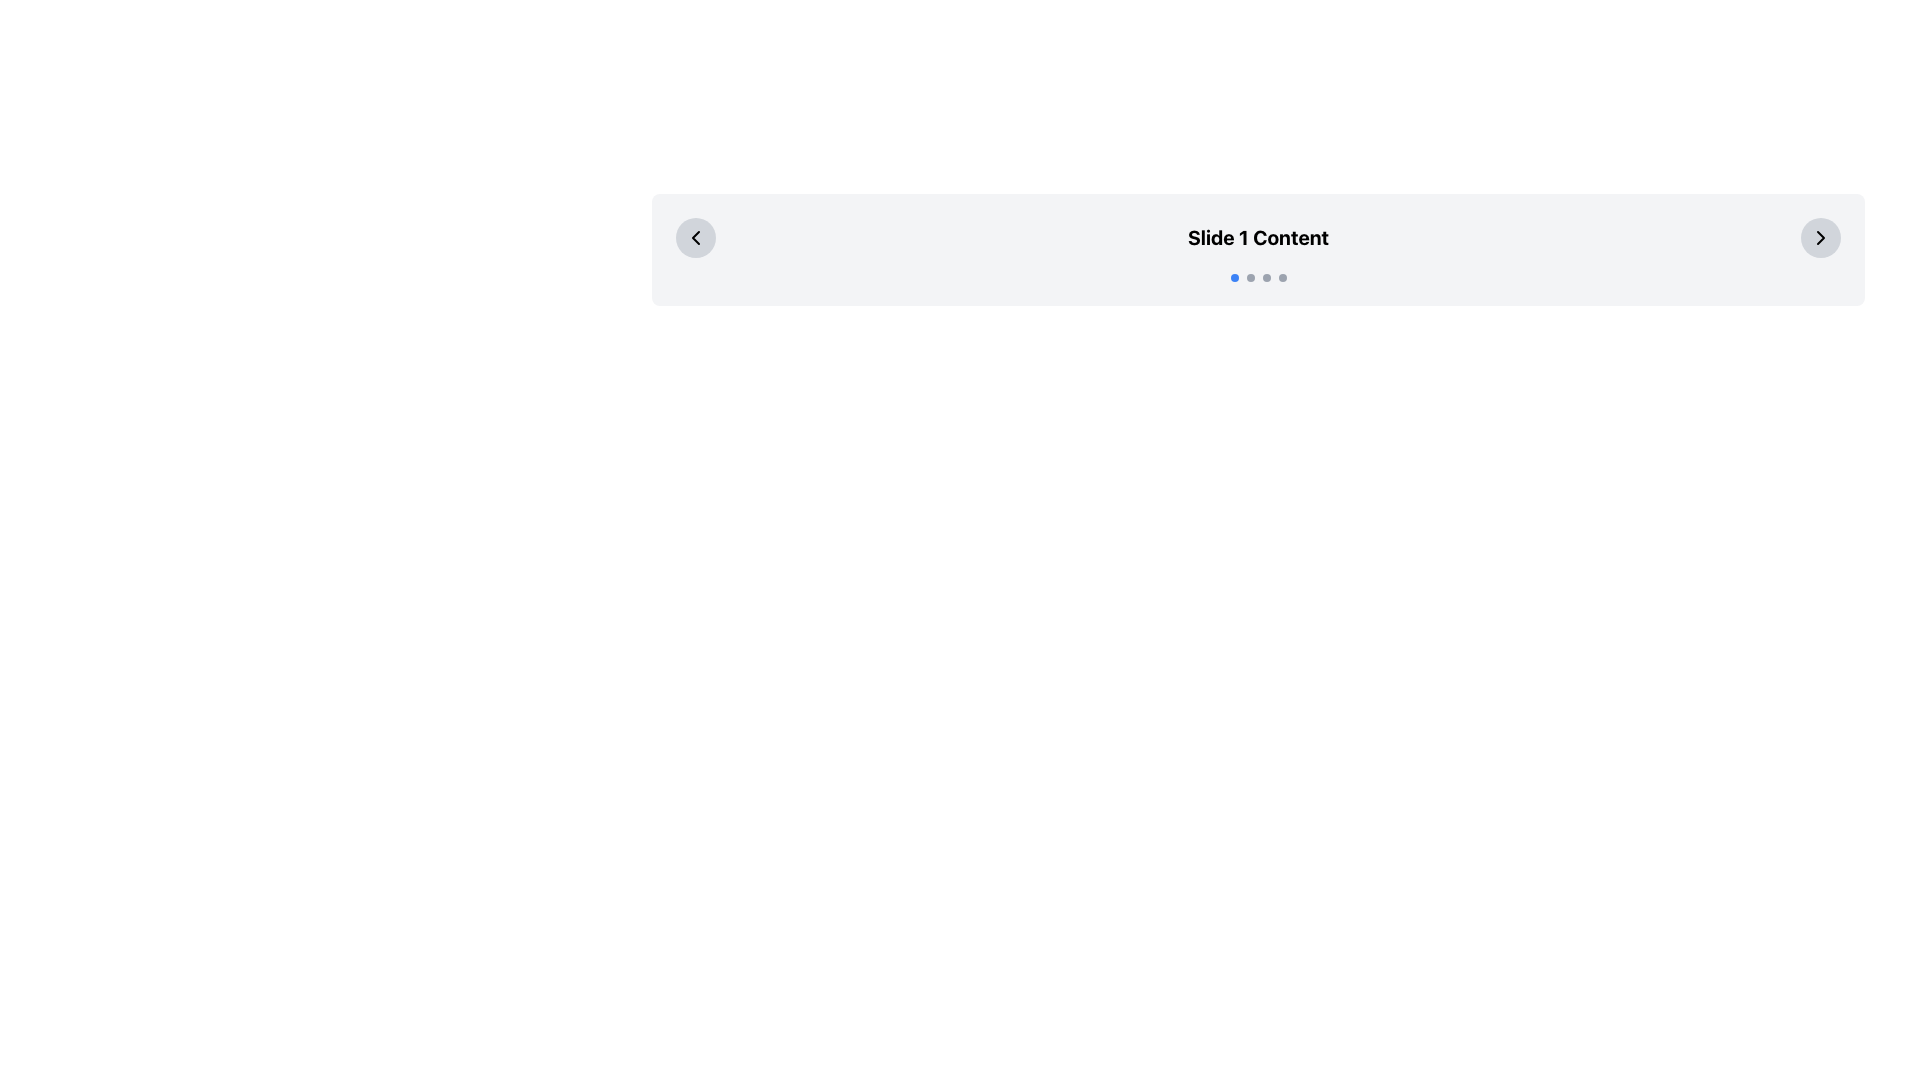  What do you see at coordinates (696, 237) in the screenshot?
I see `the chevron icon button located on the left side of the carousel header` at bounding box center [696, 237].